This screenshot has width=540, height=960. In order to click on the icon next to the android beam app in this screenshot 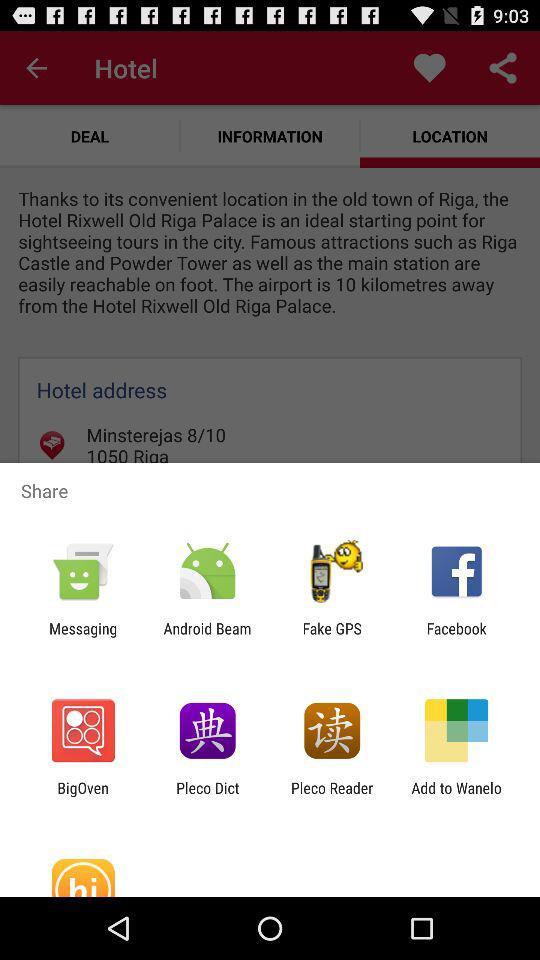, I will do `click(82, 636)`.